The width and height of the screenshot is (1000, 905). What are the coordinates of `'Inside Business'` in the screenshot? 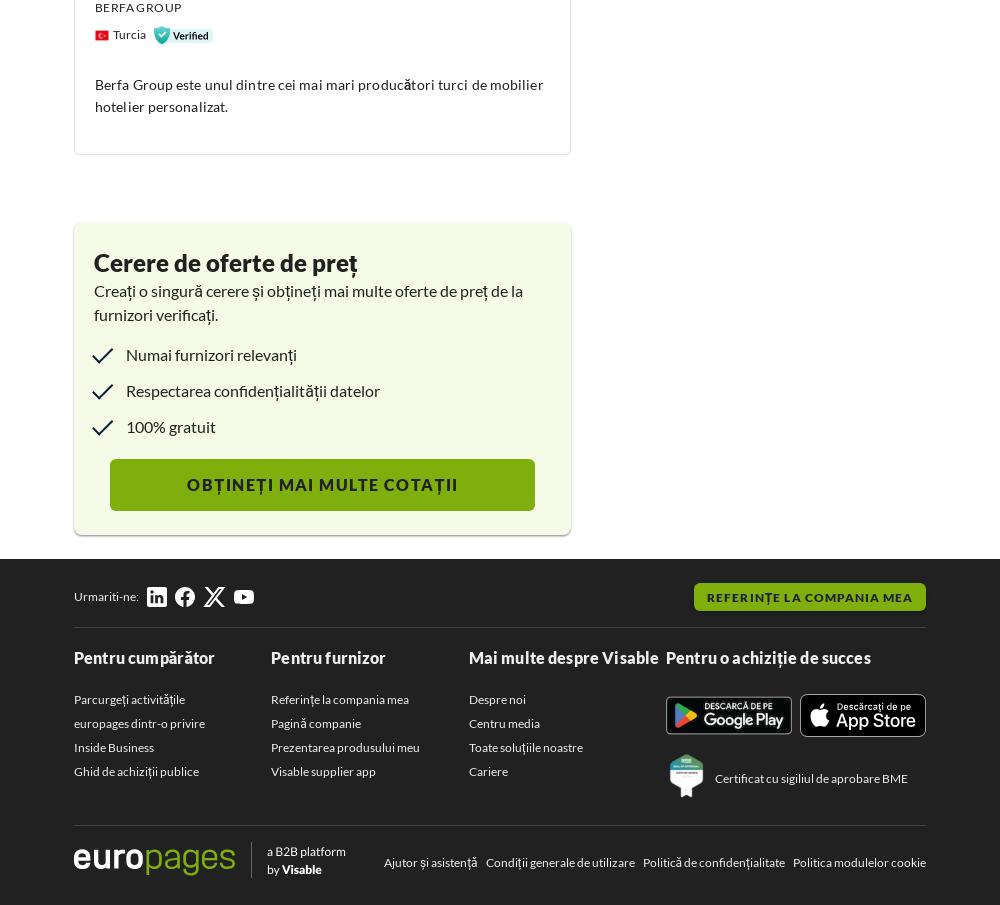 It's located at (113, 746).